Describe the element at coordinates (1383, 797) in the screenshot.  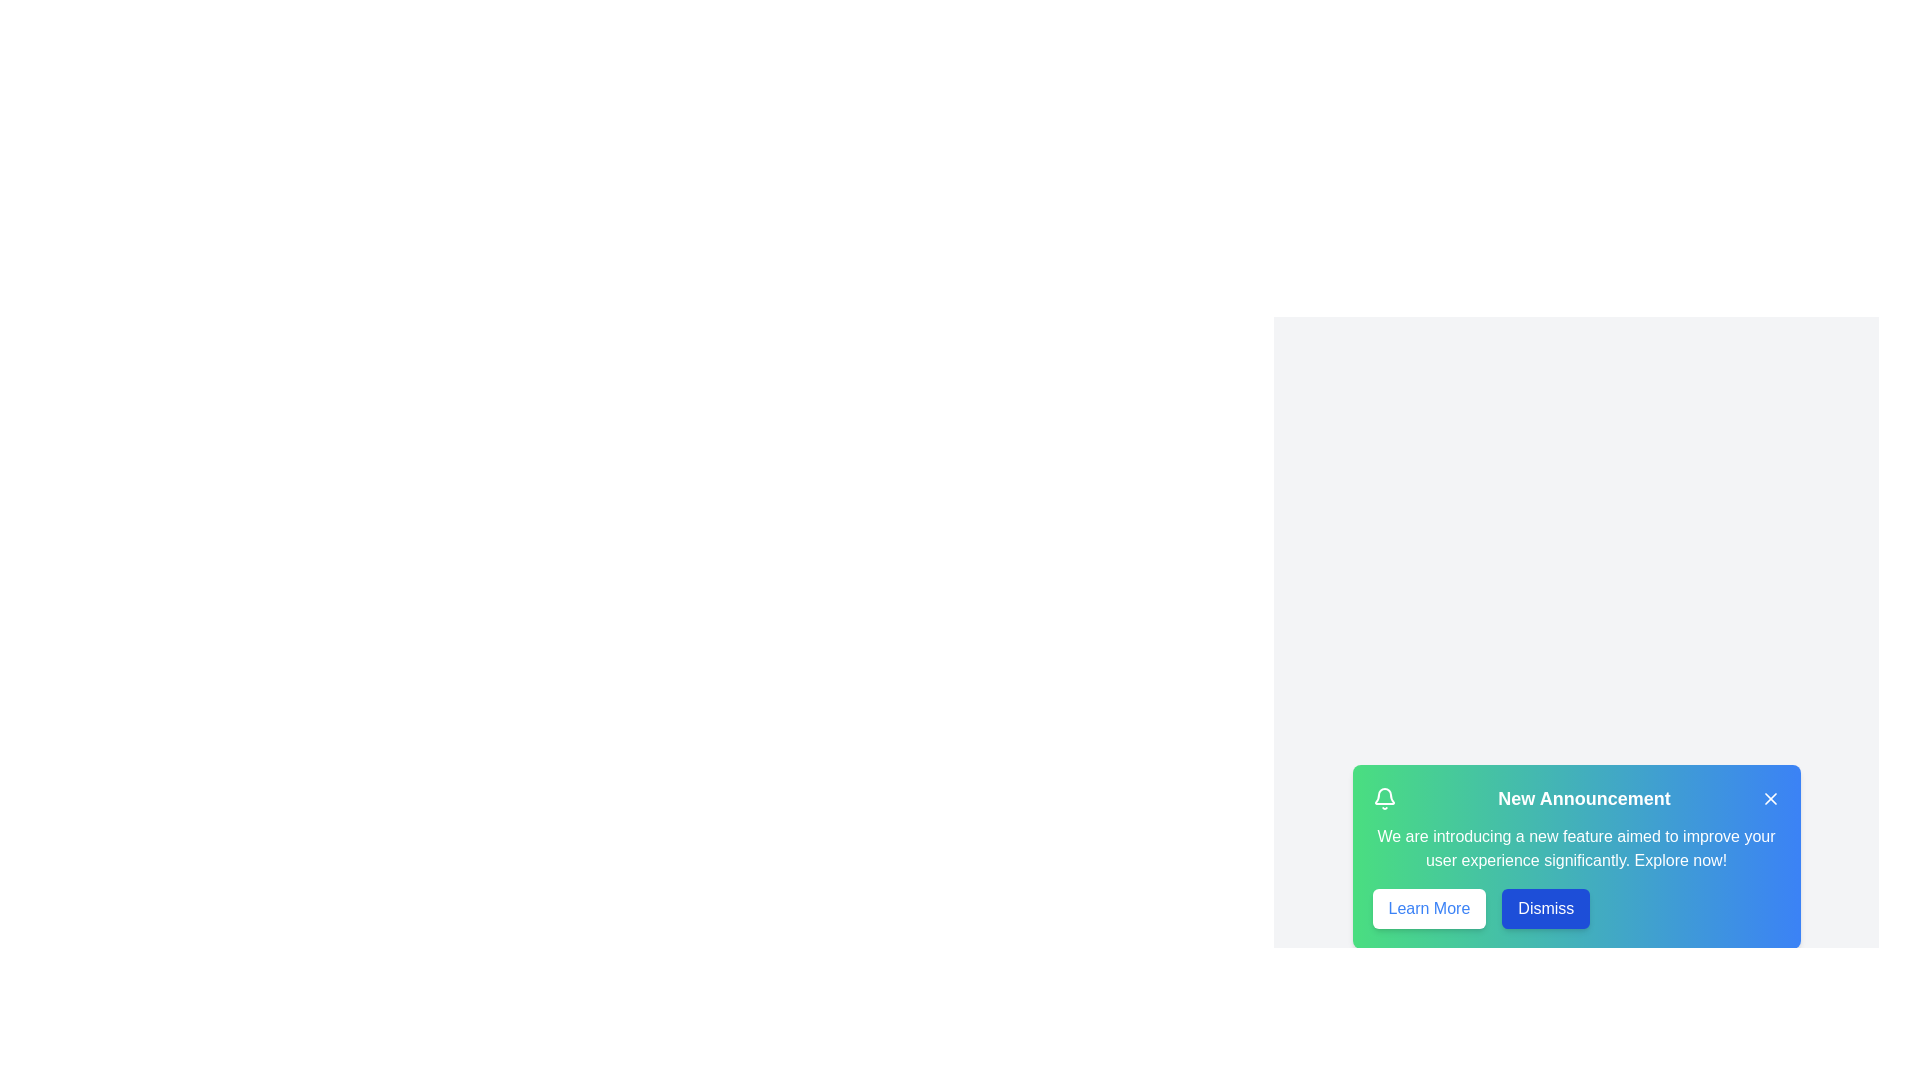
I see `the bell icon located to the left of the text 'New Announcement' in the top-left corner of the announcement banner` at that location.